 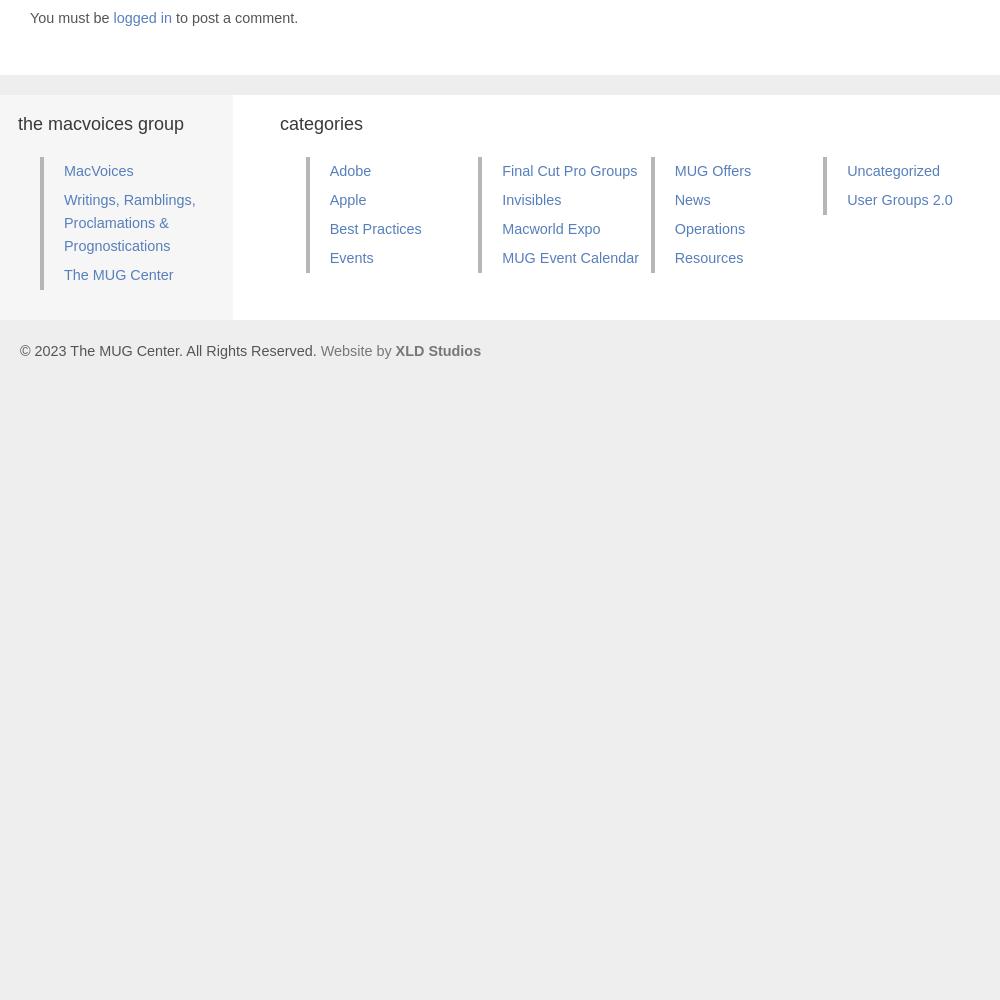 I want to click on 'MUG Event Calendar', so click(x=569, y=257).